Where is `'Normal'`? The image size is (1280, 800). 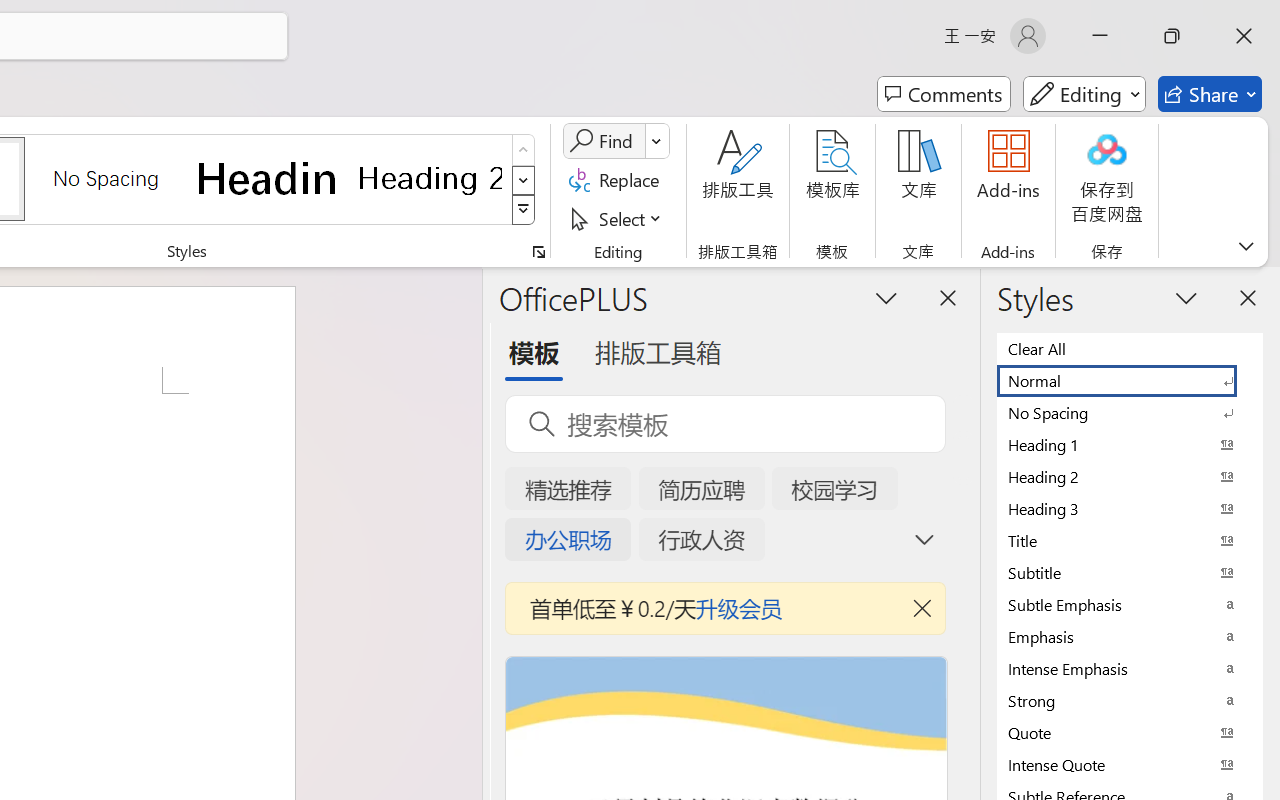 'Normal' is located at coordinates (1130, 379).